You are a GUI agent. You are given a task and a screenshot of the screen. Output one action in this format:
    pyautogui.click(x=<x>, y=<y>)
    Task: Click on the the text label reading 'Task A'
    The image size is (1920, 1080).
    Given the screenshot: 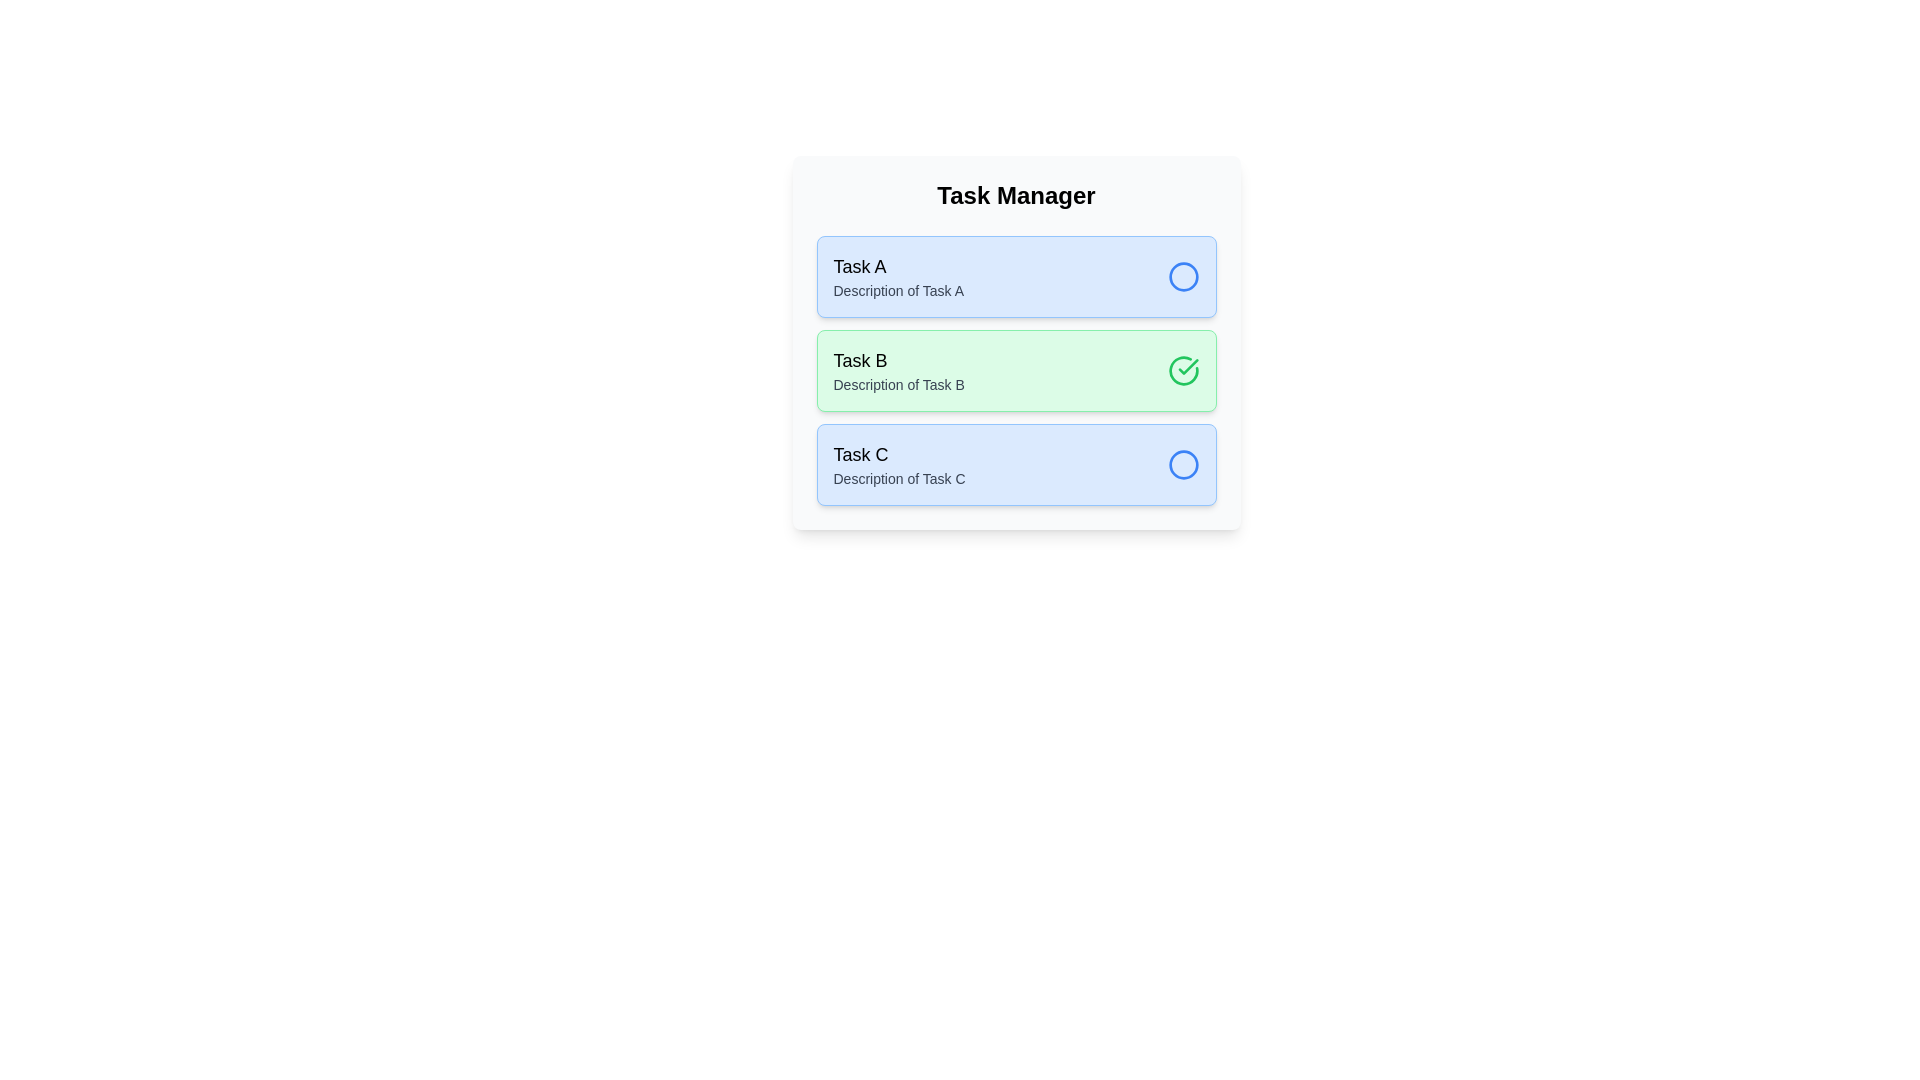 What is the action you would take?
    pyautogui.click(x=897, y=265)
    